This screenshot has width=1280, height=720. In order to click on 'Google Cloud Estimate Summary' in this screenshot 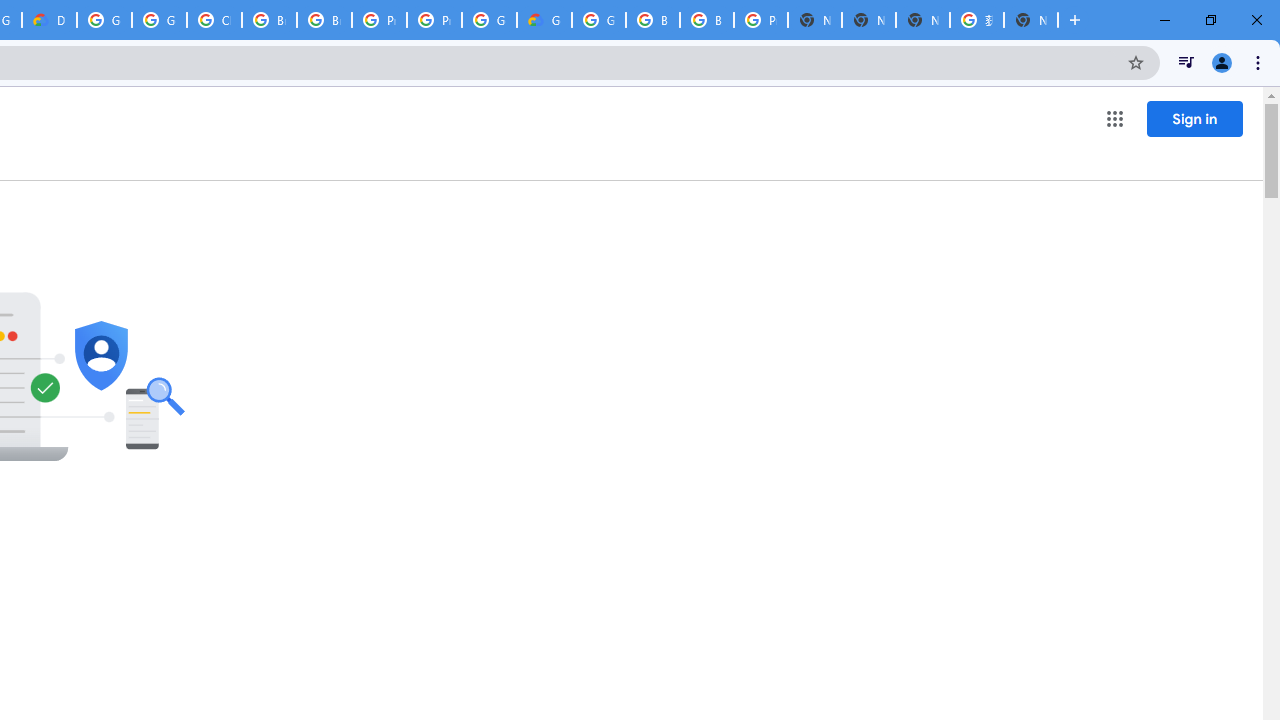, I will do `click(544, 20)`.